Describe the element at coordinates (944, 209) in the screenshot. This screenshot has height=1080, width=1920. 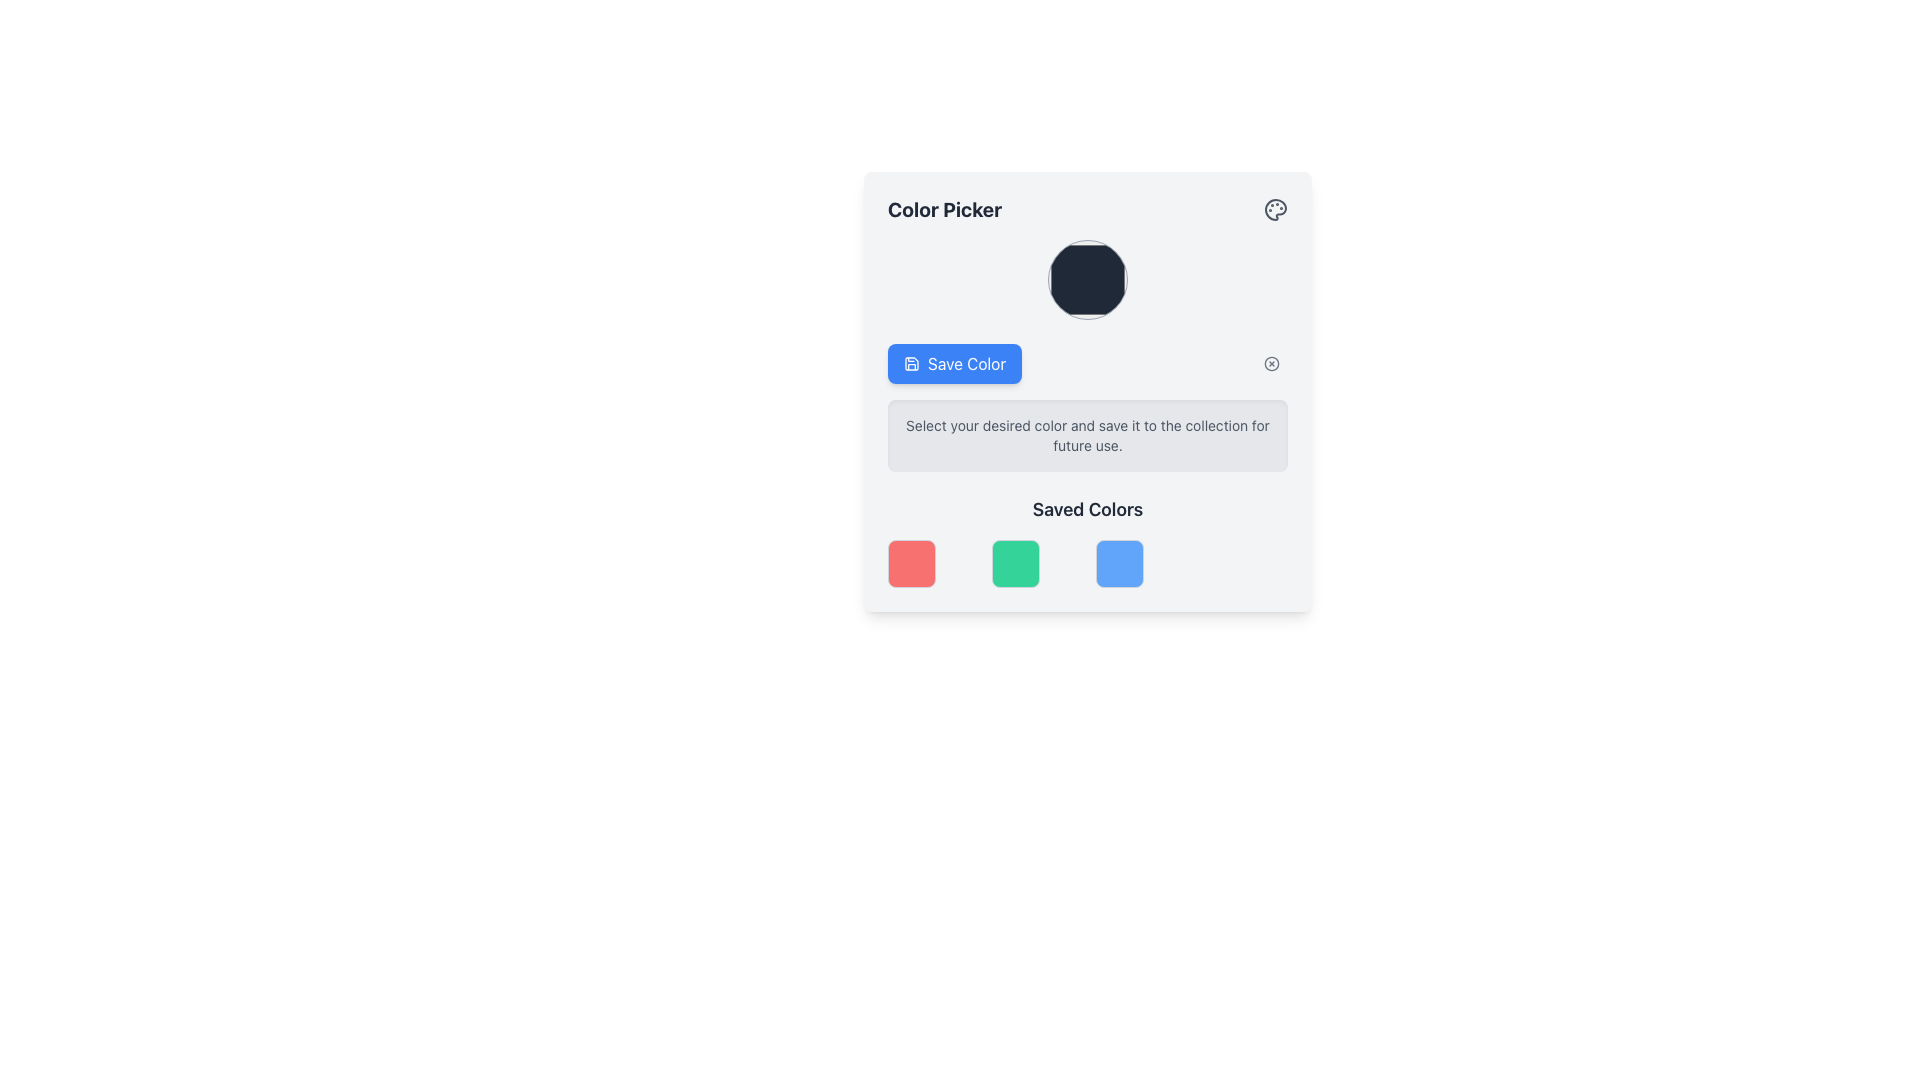
I see `the bold text label 'Color Picker' located at the top-left corner of the color selection interface` at that location.